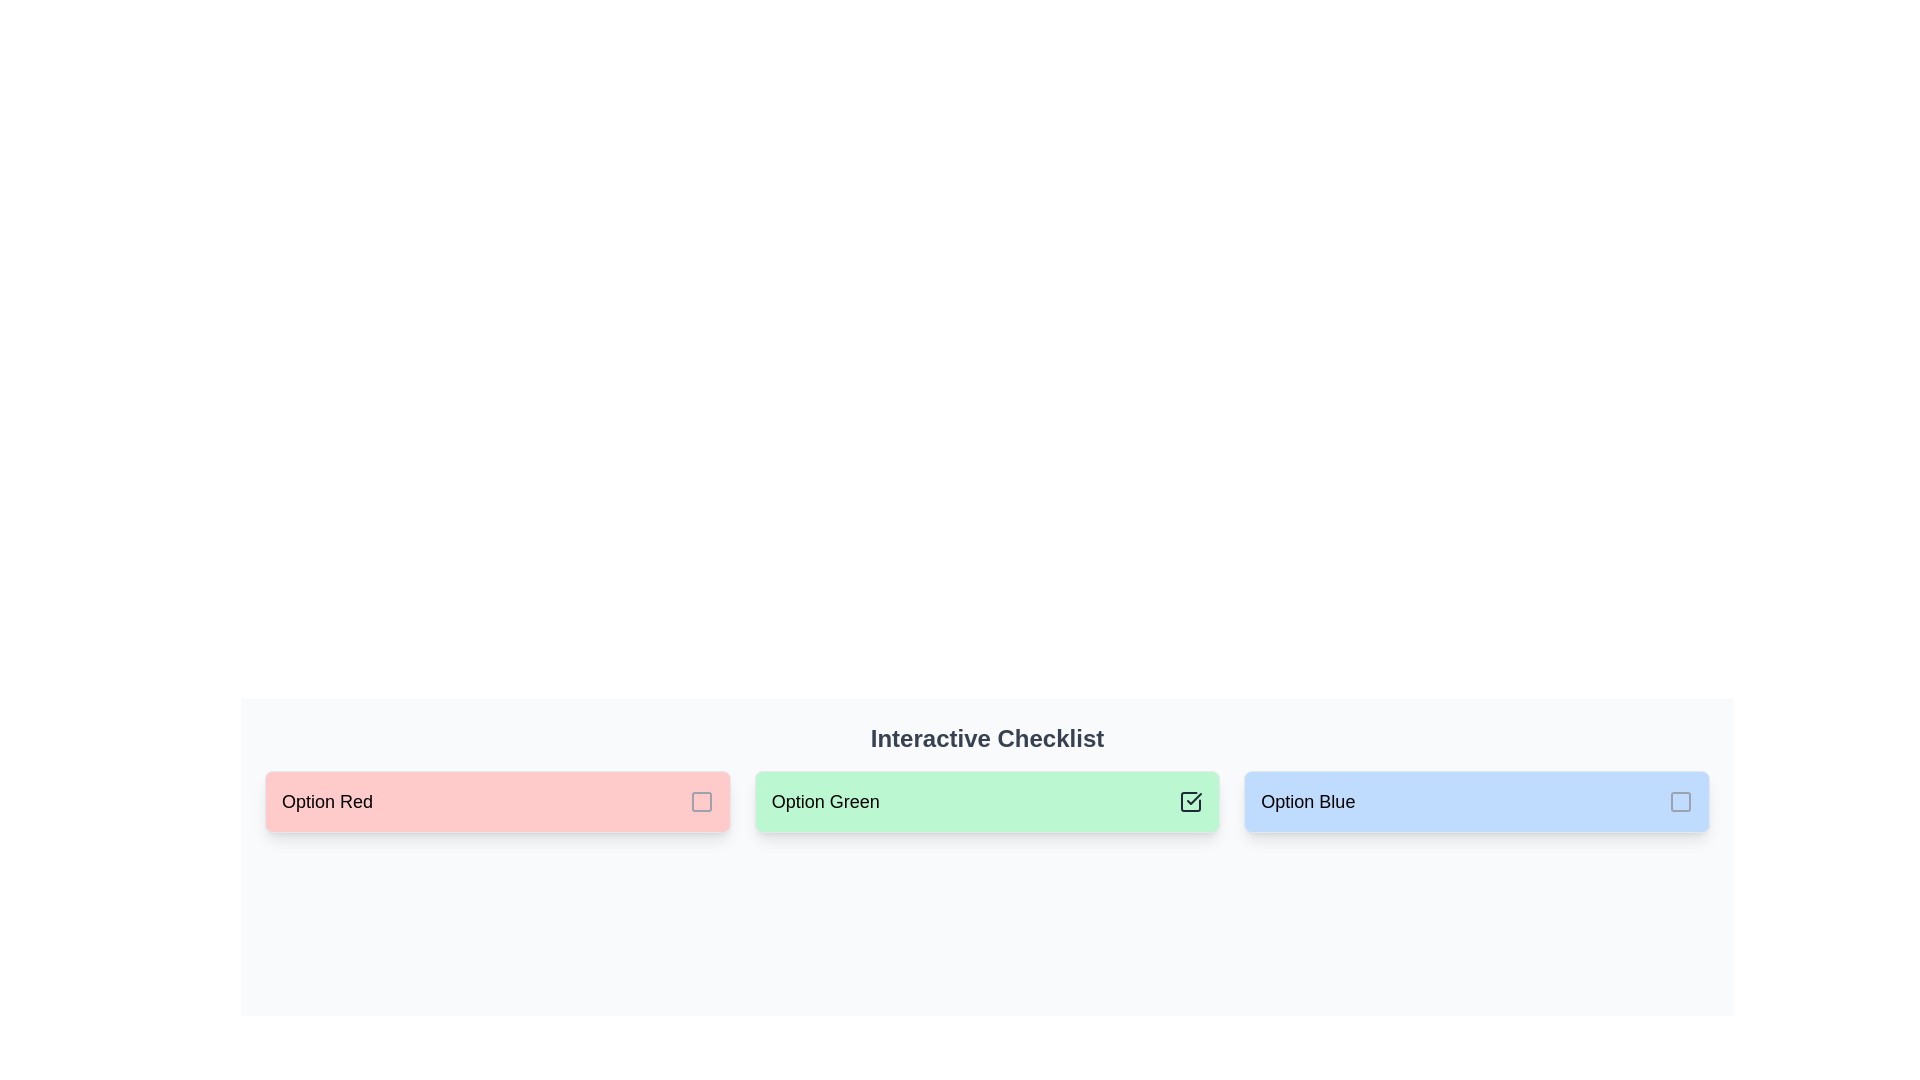  Describe the element at coordinates (1308, 801) in the screenshot. I see `text content of the 'Option Blue' label, which is a medium-sized, bold text label located within a light blue background in a checklist` at that location.